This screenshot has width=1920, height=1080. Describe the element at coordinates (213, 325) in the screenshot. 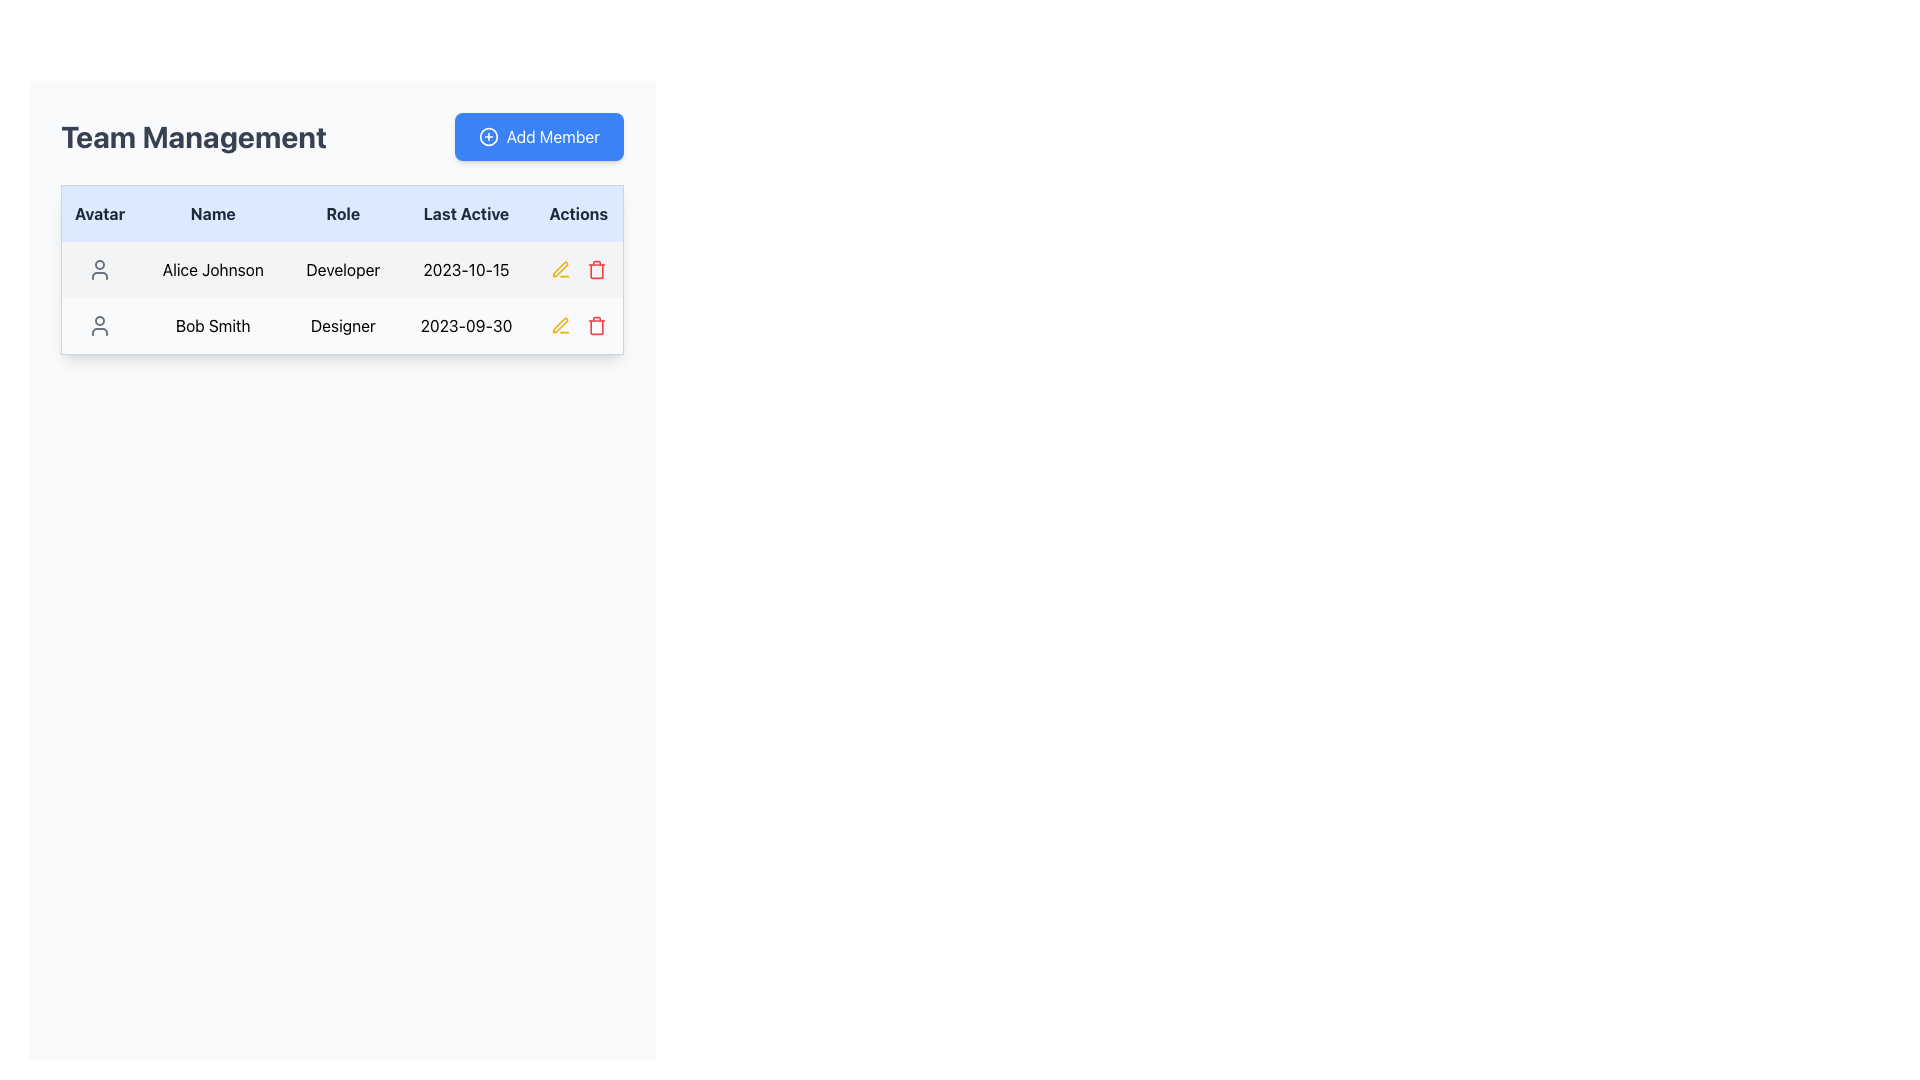

I see `the text label displaying 'Bob Smith' in the second row of the 'Name' column in the 'Team Management' section` at that location.